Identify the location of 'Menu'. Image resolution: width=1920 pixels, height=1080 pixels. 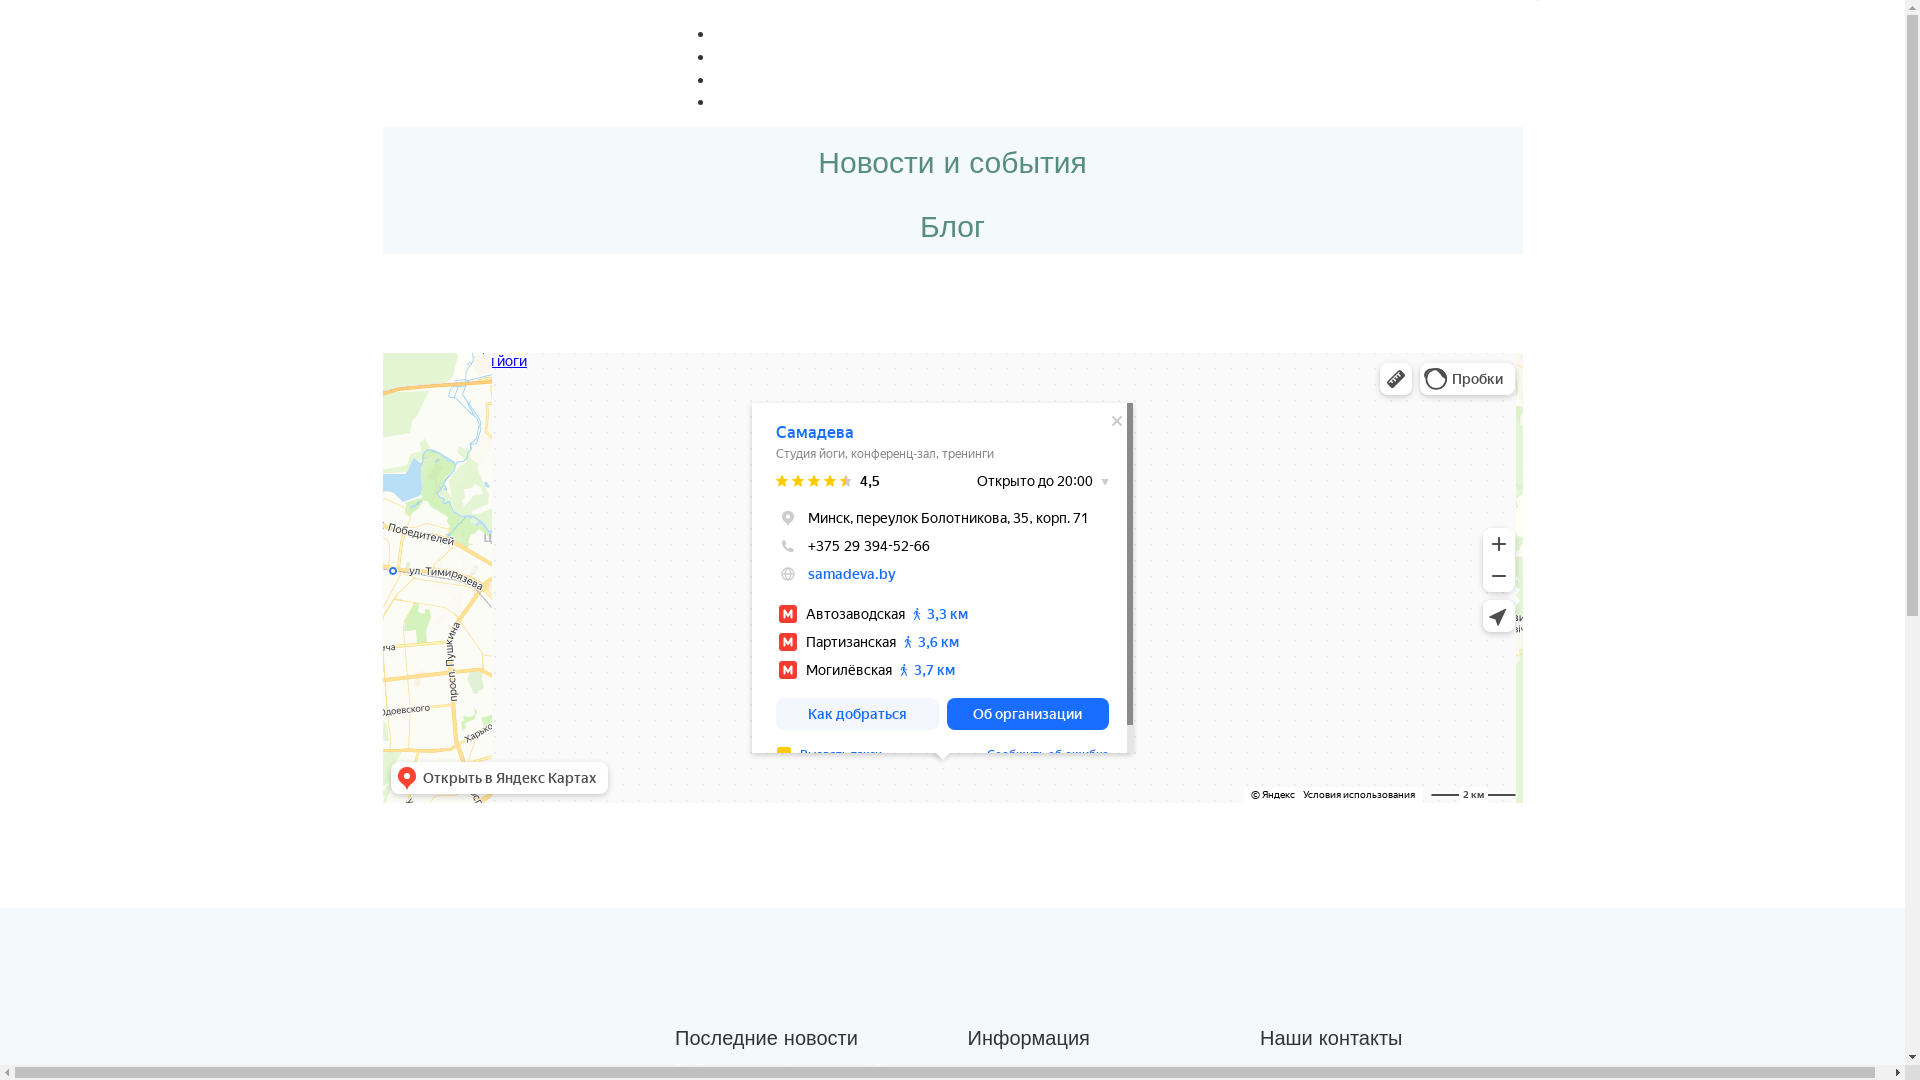
(681, 11).